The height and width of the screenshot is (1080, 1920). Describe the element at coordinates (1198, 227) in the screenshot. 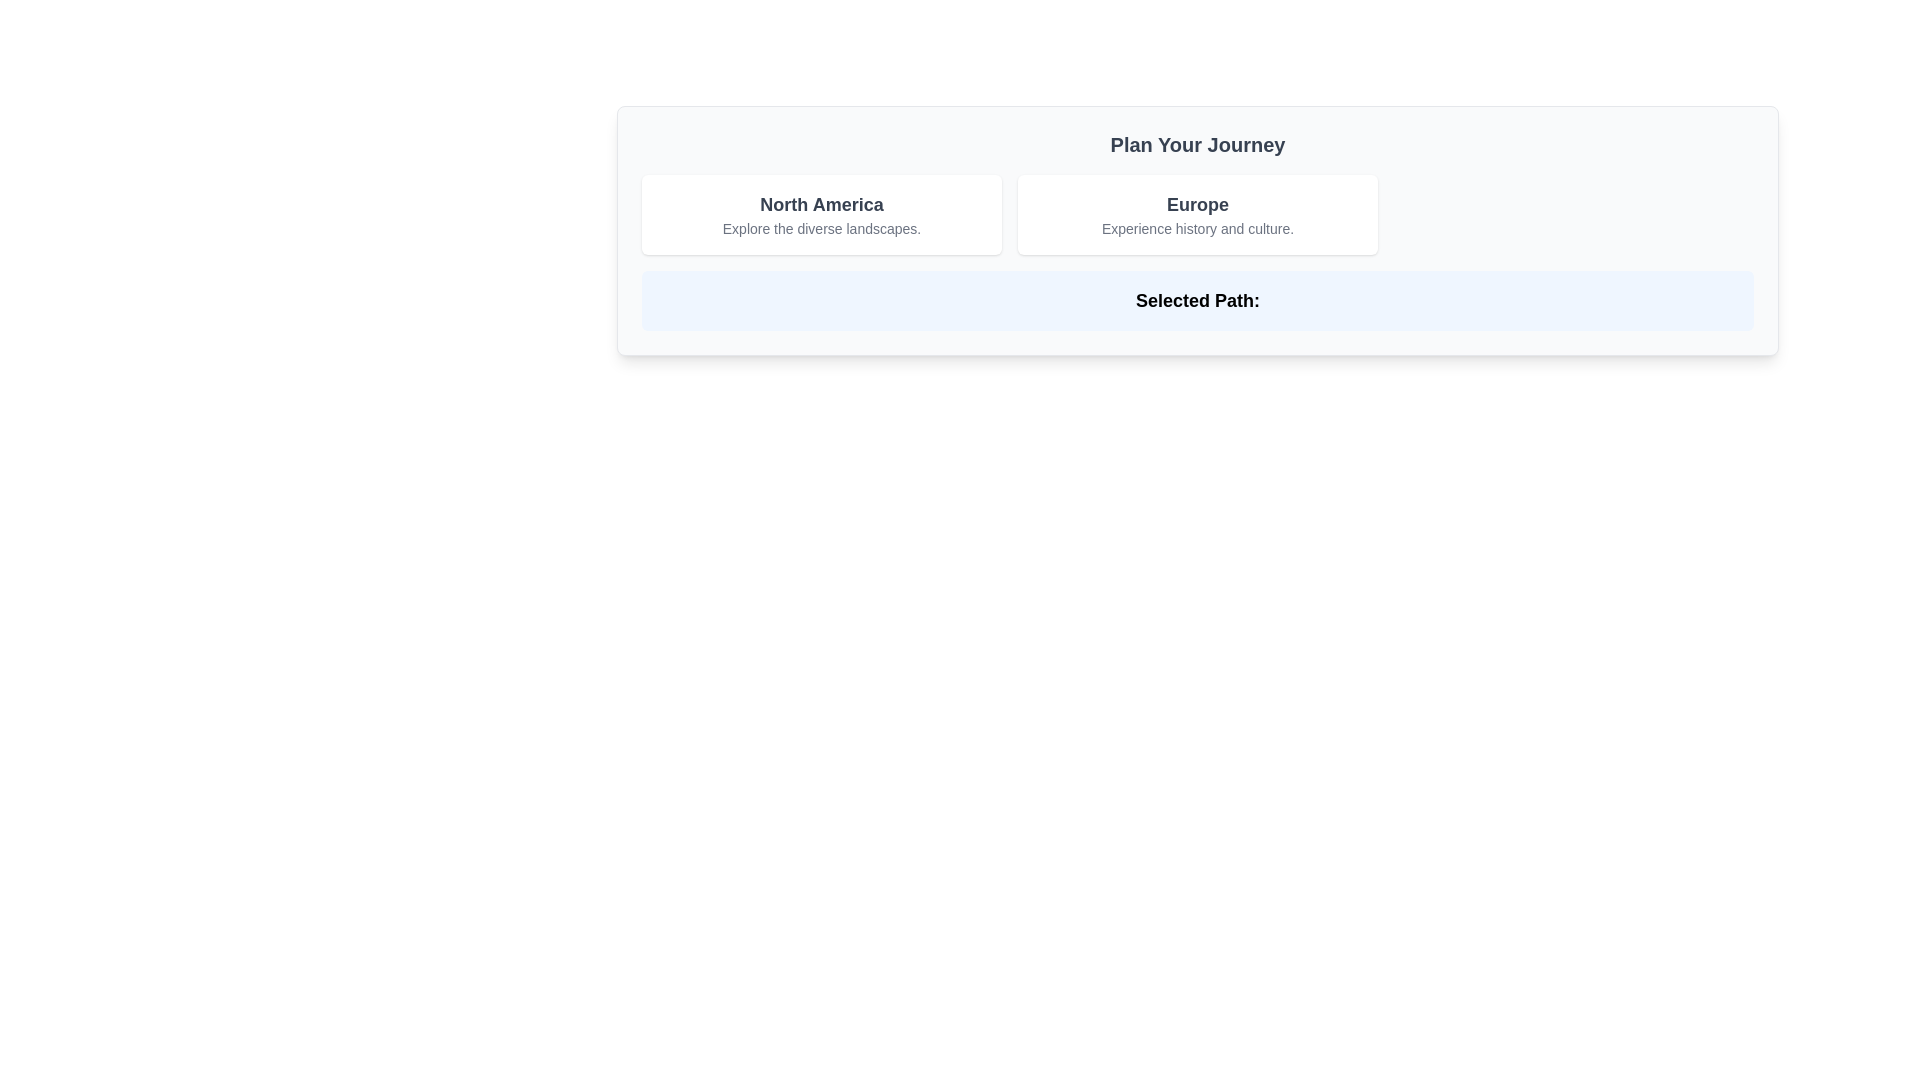

I see `the small gray text label displaying 'Experience history and culture' located below the 'Europe' heading within a white card in the 'Plan Your Journey' section` at that location.